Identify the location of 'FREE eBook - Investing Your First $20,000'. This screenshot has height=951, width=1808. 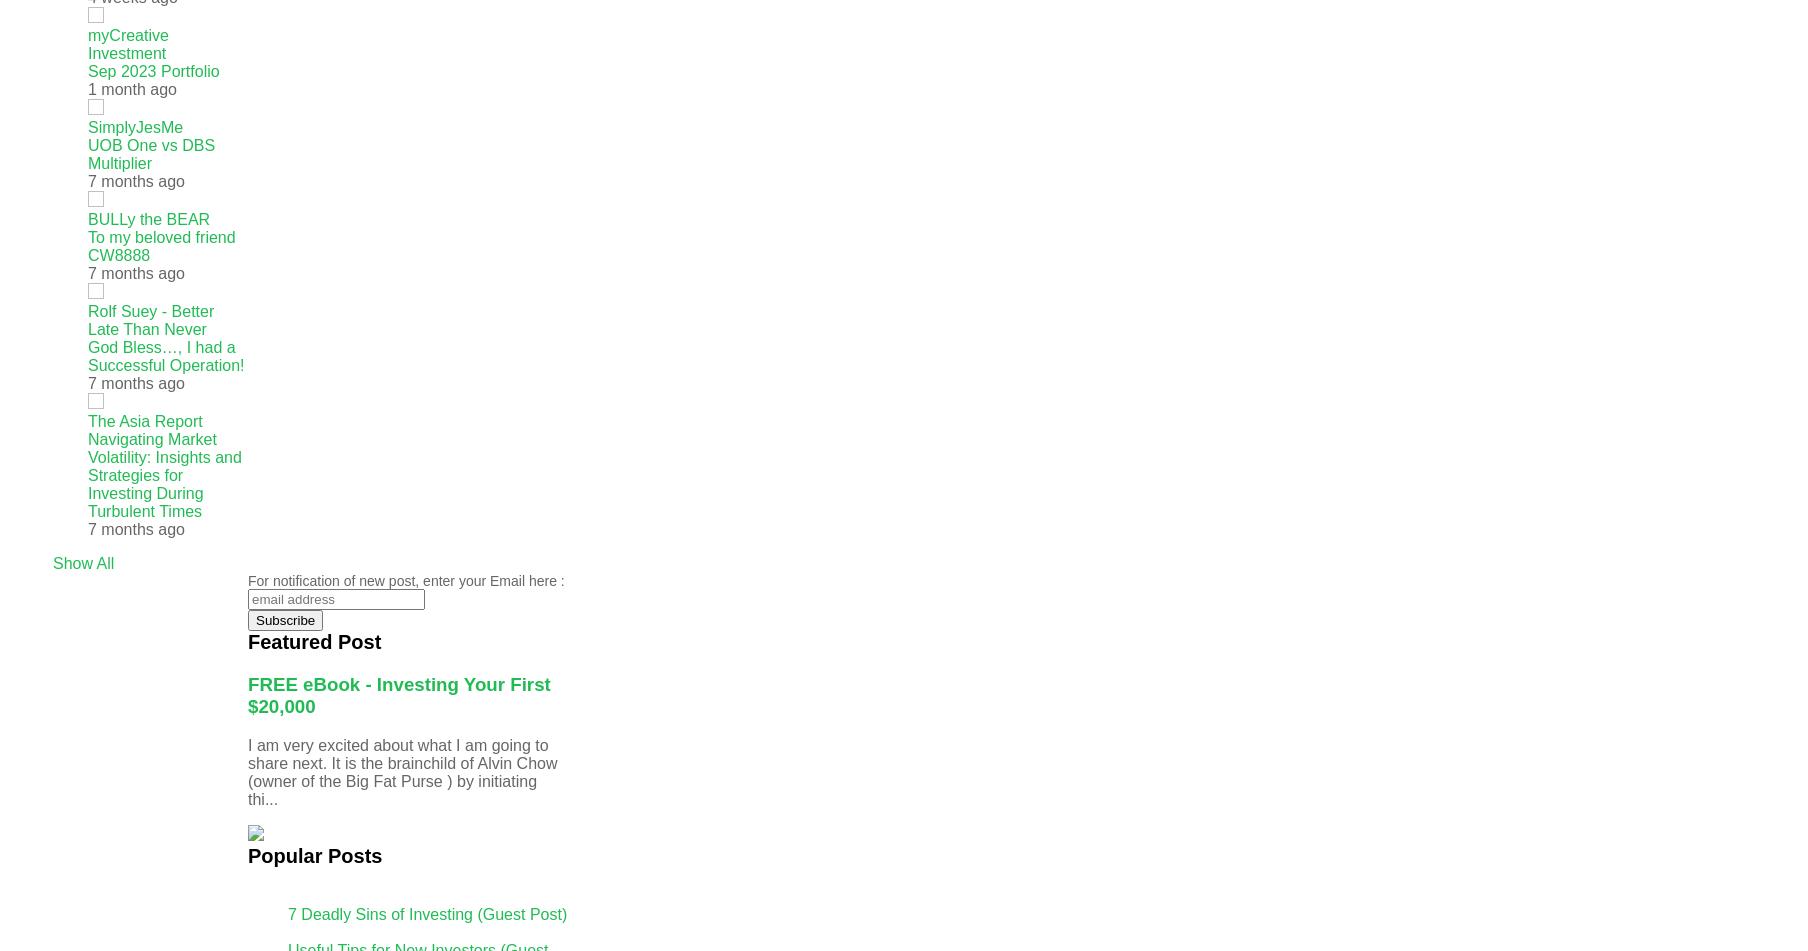
(398, 694).